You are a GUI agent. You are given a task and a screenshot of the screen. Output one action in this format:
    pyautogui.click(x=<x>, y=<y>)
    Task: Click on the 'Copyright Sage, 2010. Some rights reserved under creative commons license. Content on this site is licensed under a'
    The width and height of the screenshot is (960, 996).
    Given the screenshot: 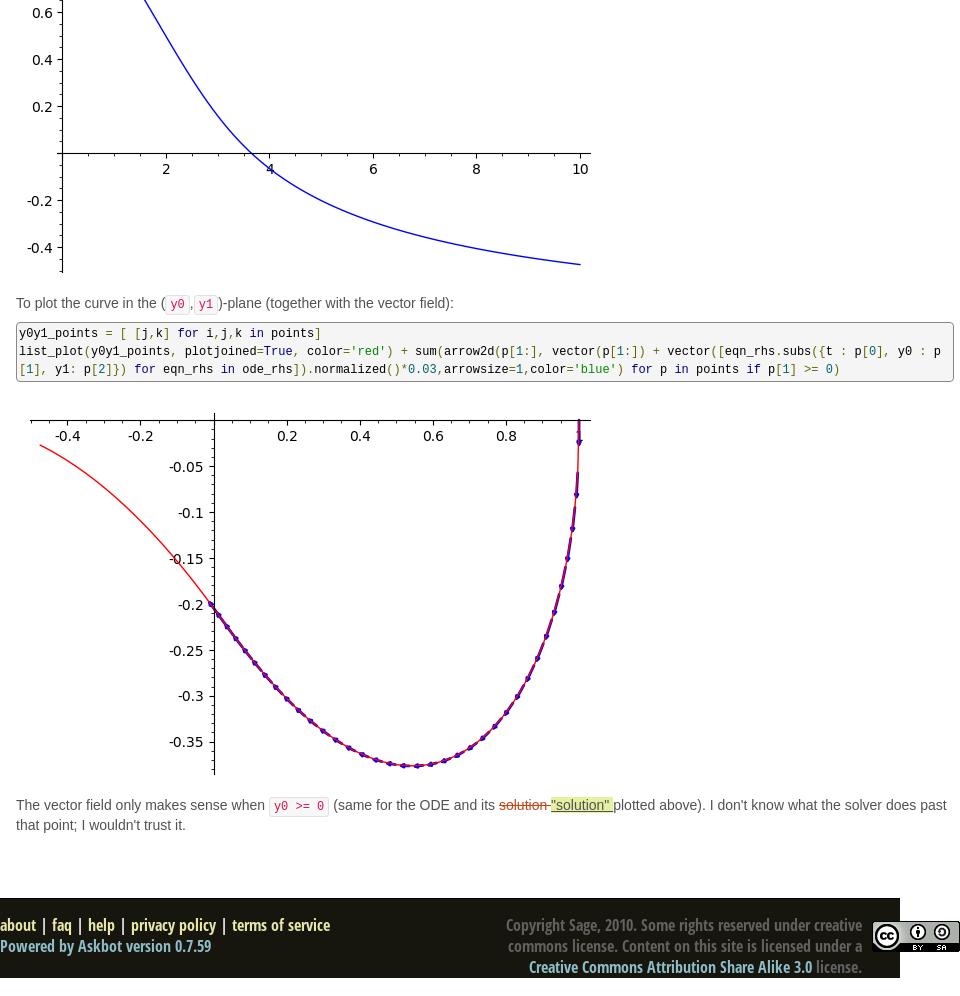 What is the action you would take?
    pyautogui.click(x=684, y=935)
    